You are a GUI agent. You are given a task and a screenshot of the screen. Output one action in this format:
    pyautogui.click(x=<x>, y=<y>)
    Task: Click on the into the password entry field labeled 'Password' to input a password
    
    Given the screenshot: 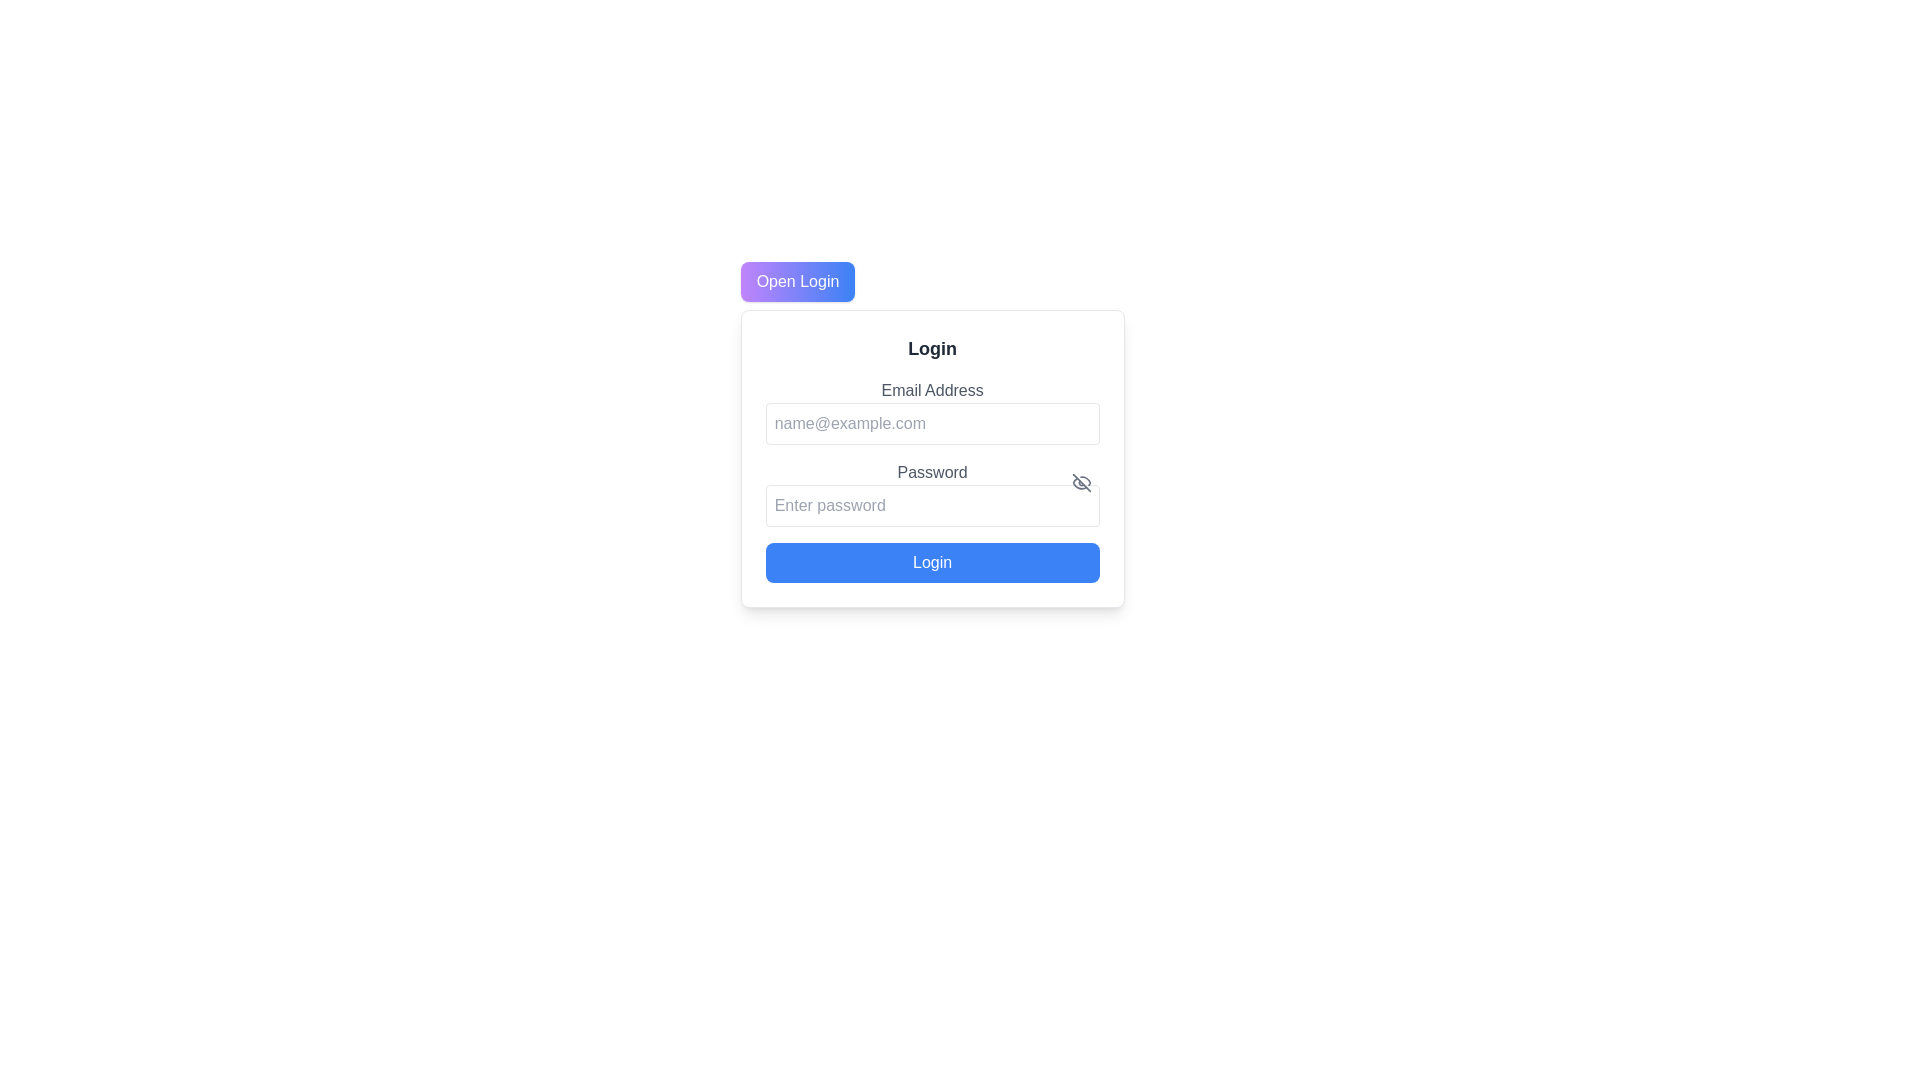 What is the action you would take?
    pyautogui.click(x=931, y=493)
    